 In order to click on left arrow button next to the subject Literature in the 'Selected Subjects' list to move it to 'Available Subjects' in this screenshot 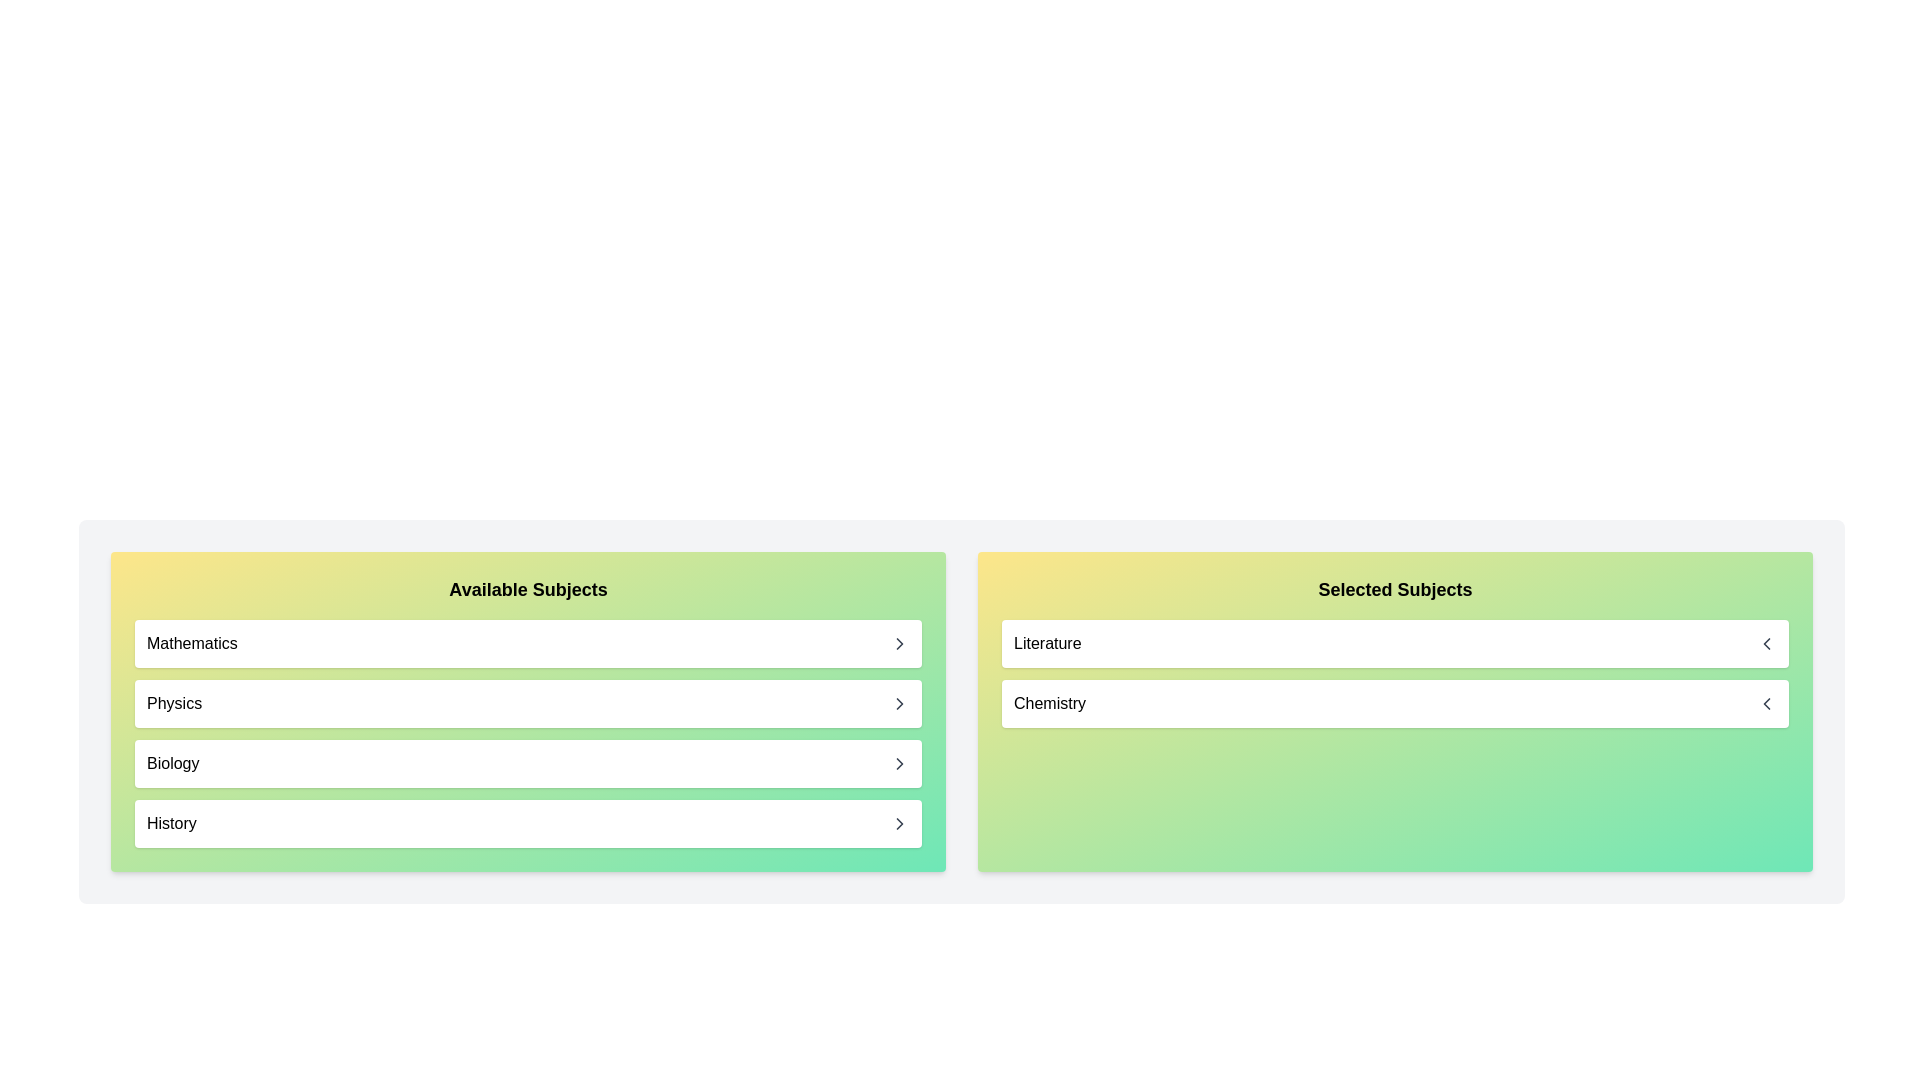, I will do `click(1766, 644)`.